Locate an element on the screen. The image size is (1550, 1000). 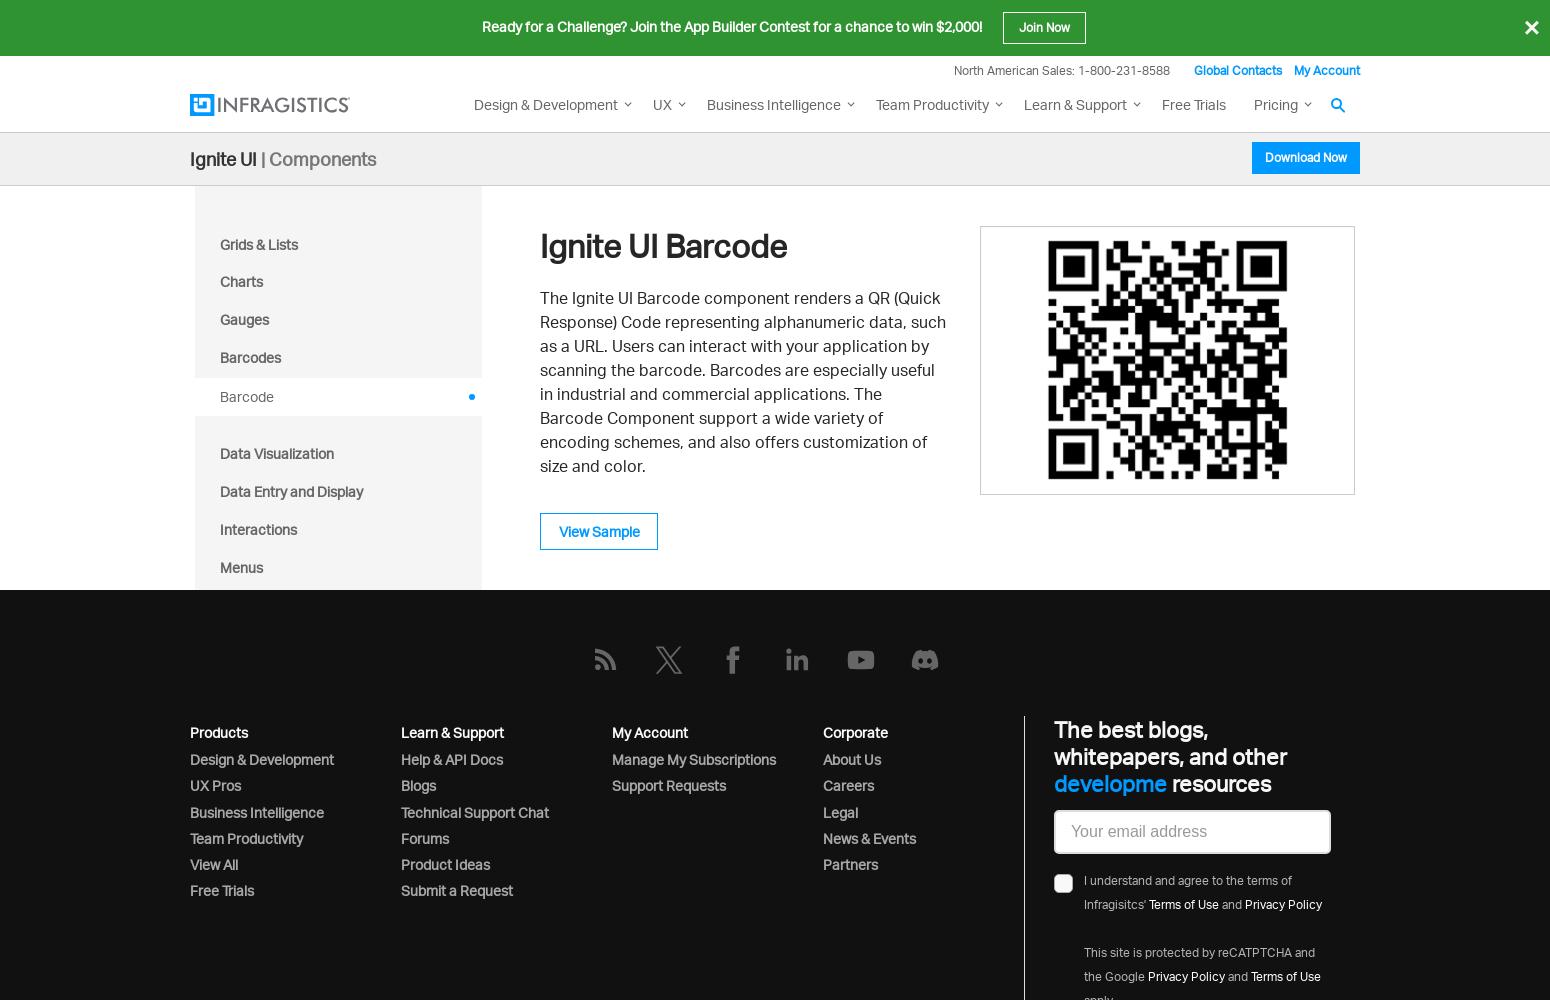
'Data Visualization' is located at coordinates (276, 452).